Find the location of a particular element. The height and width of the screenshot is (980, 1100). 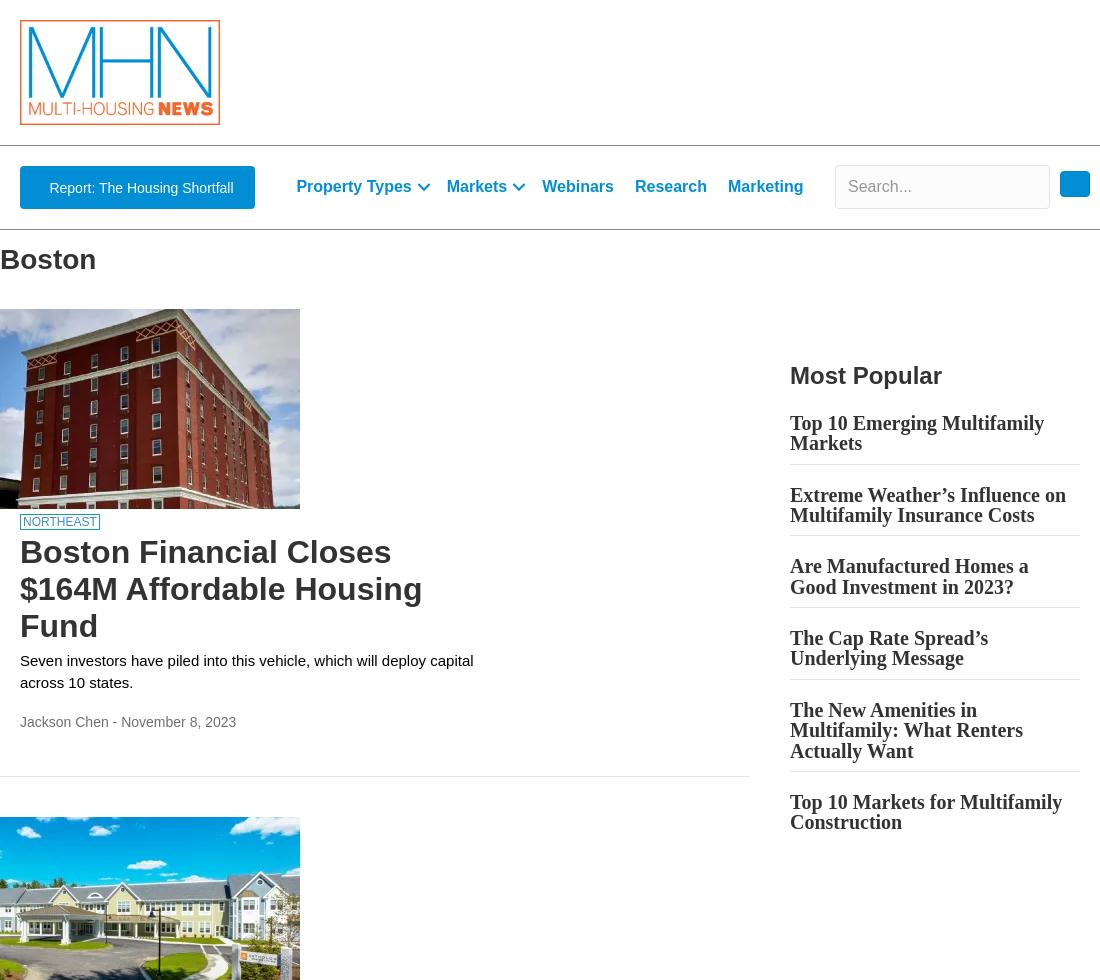

'Most Popular' is located at coordinates (865, 375).